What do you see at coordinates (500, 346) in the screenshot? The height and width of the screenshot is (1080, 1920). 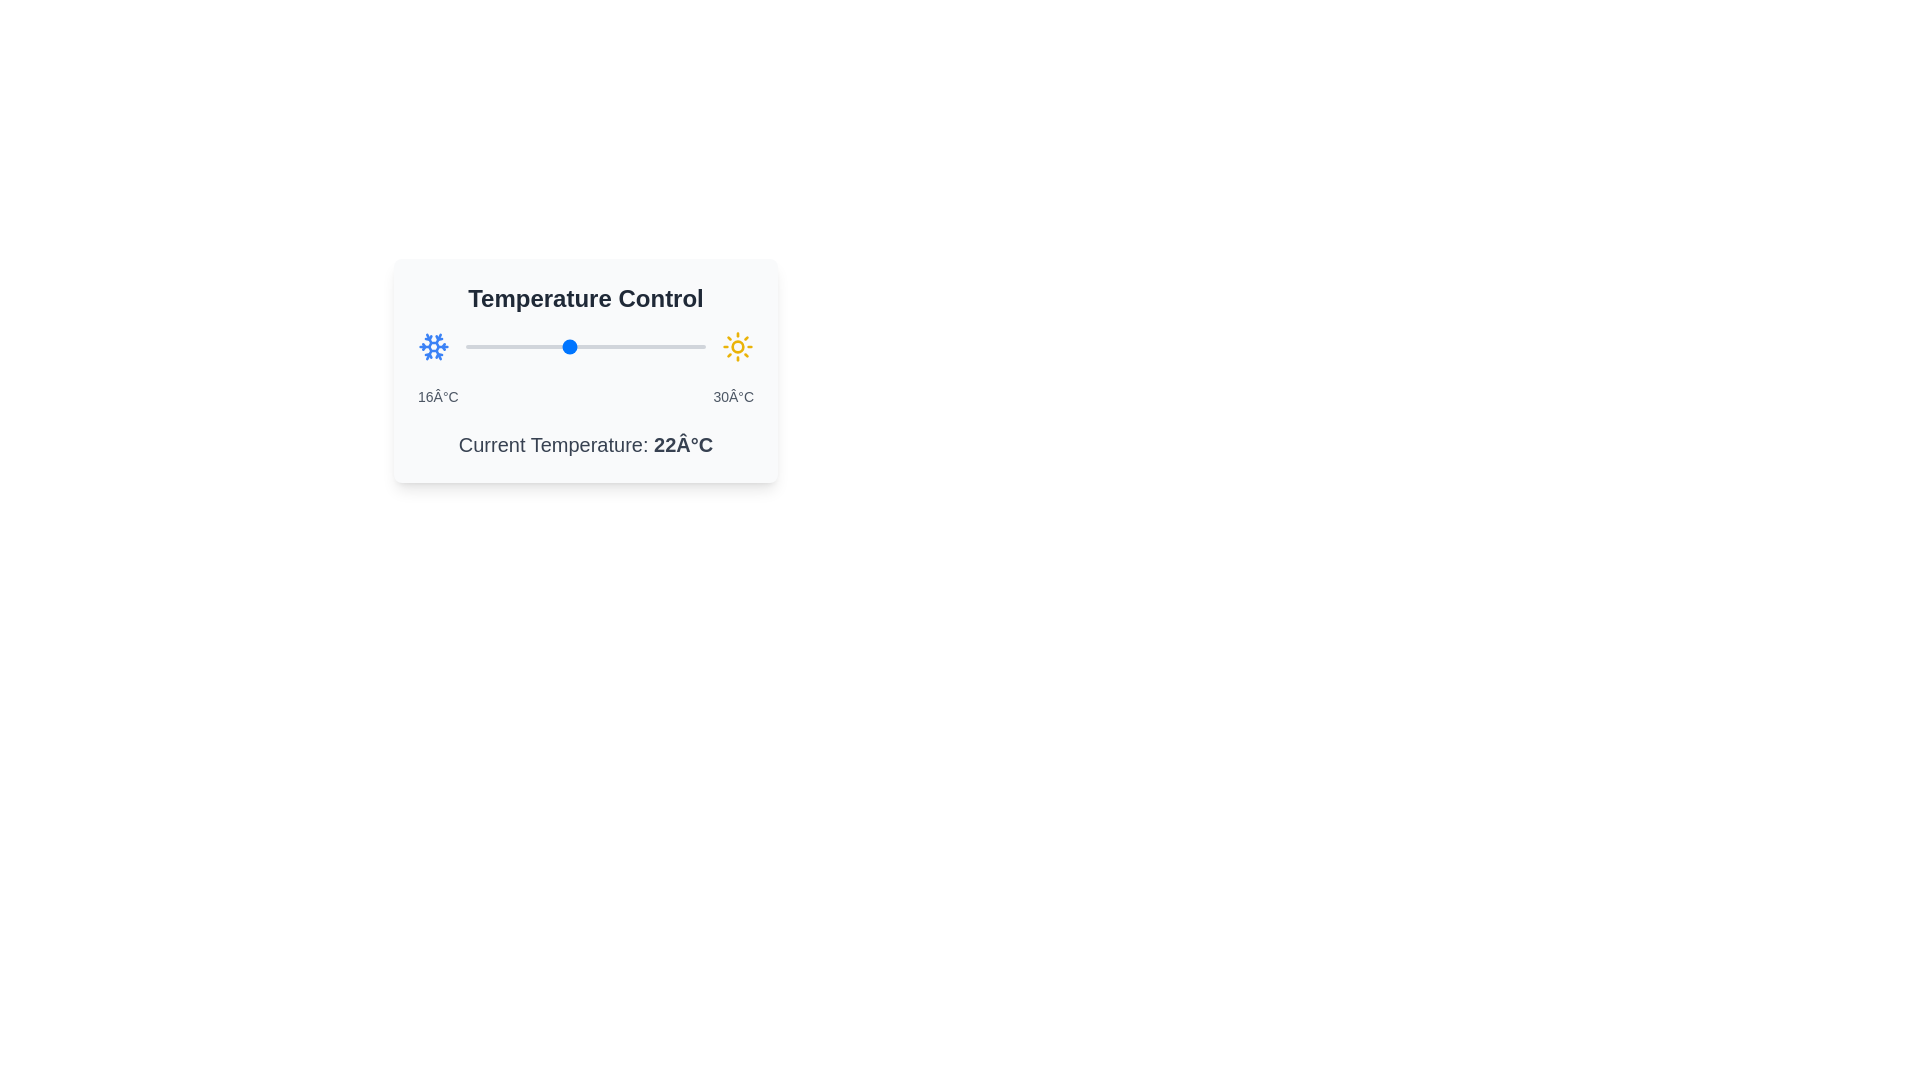 I see `the temperature to 18°C using the slider` at bounding box center [500, 346].